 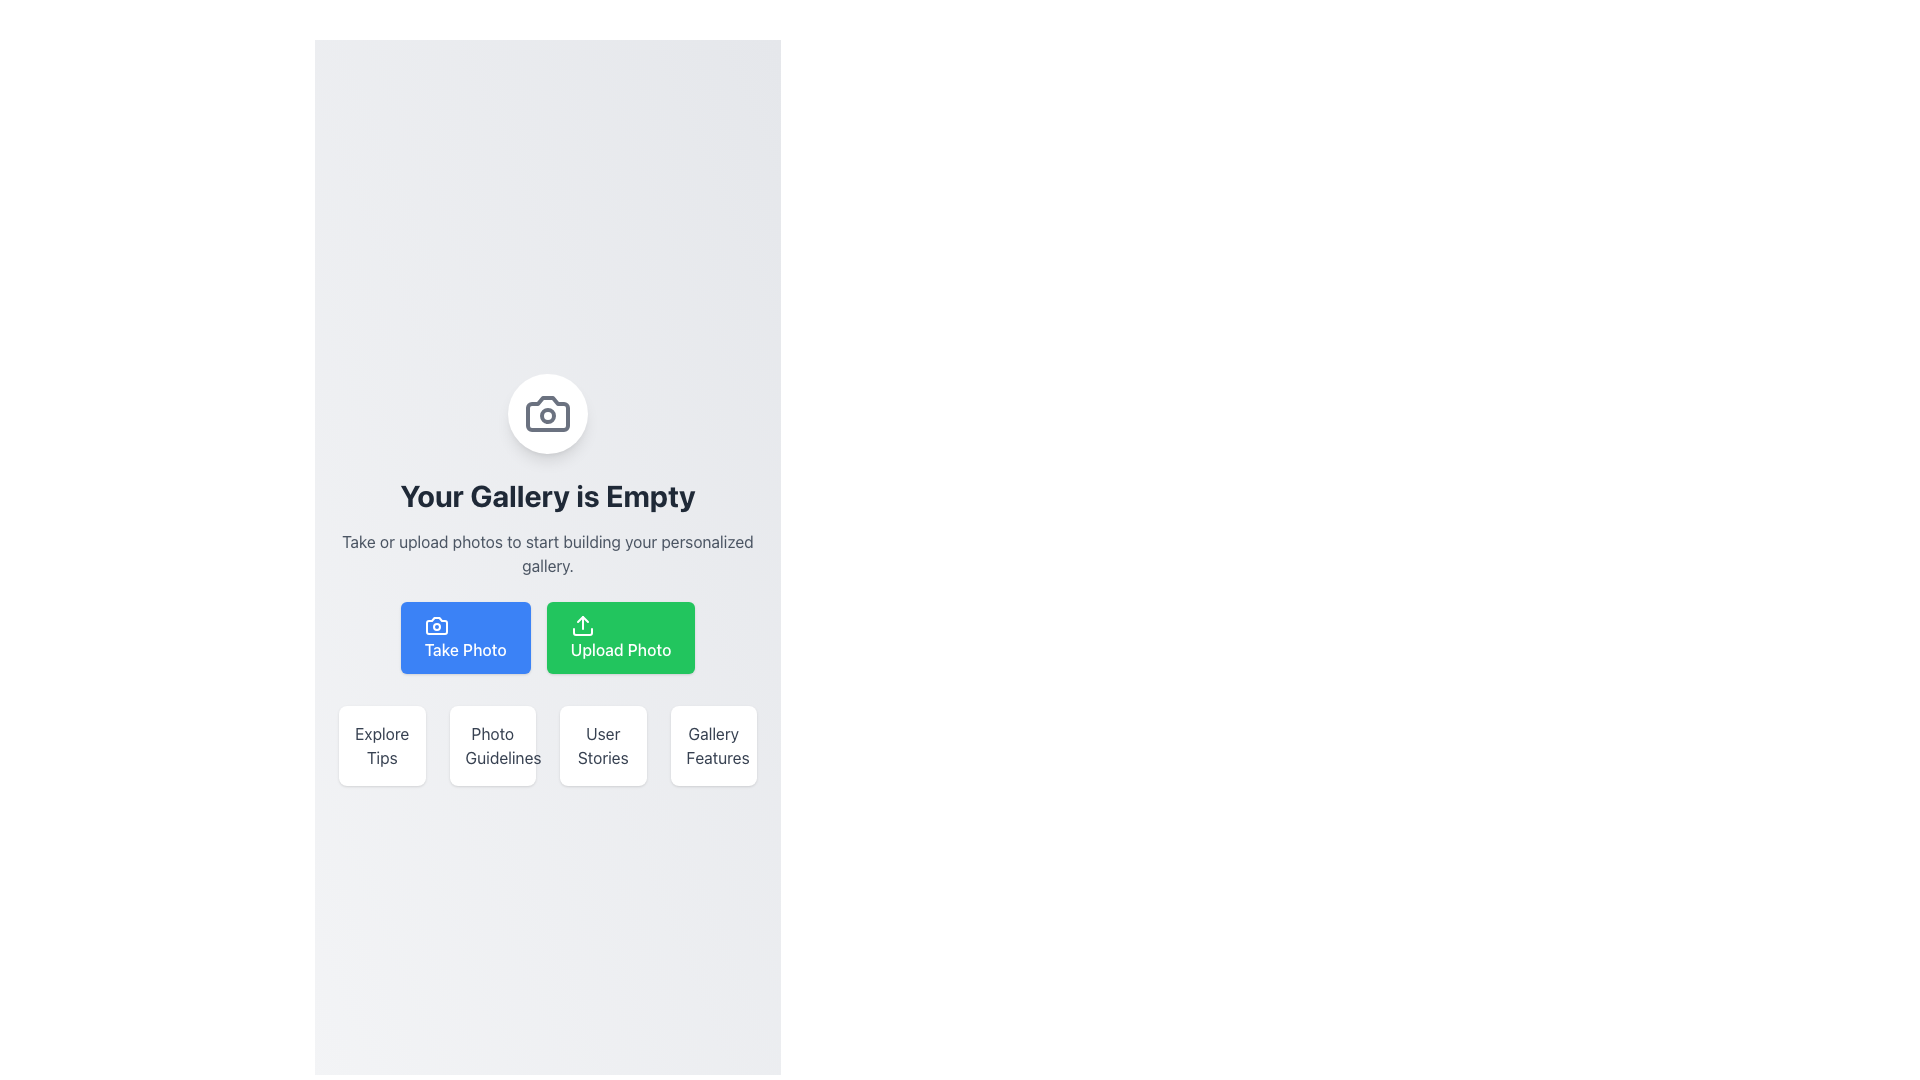 I want to click on the Decorative icon component, which is a horizontal rectangular line with rounded corners, located at the bottom of the icon group within the 'Upload Photo' button, so click(x=581, y=632).